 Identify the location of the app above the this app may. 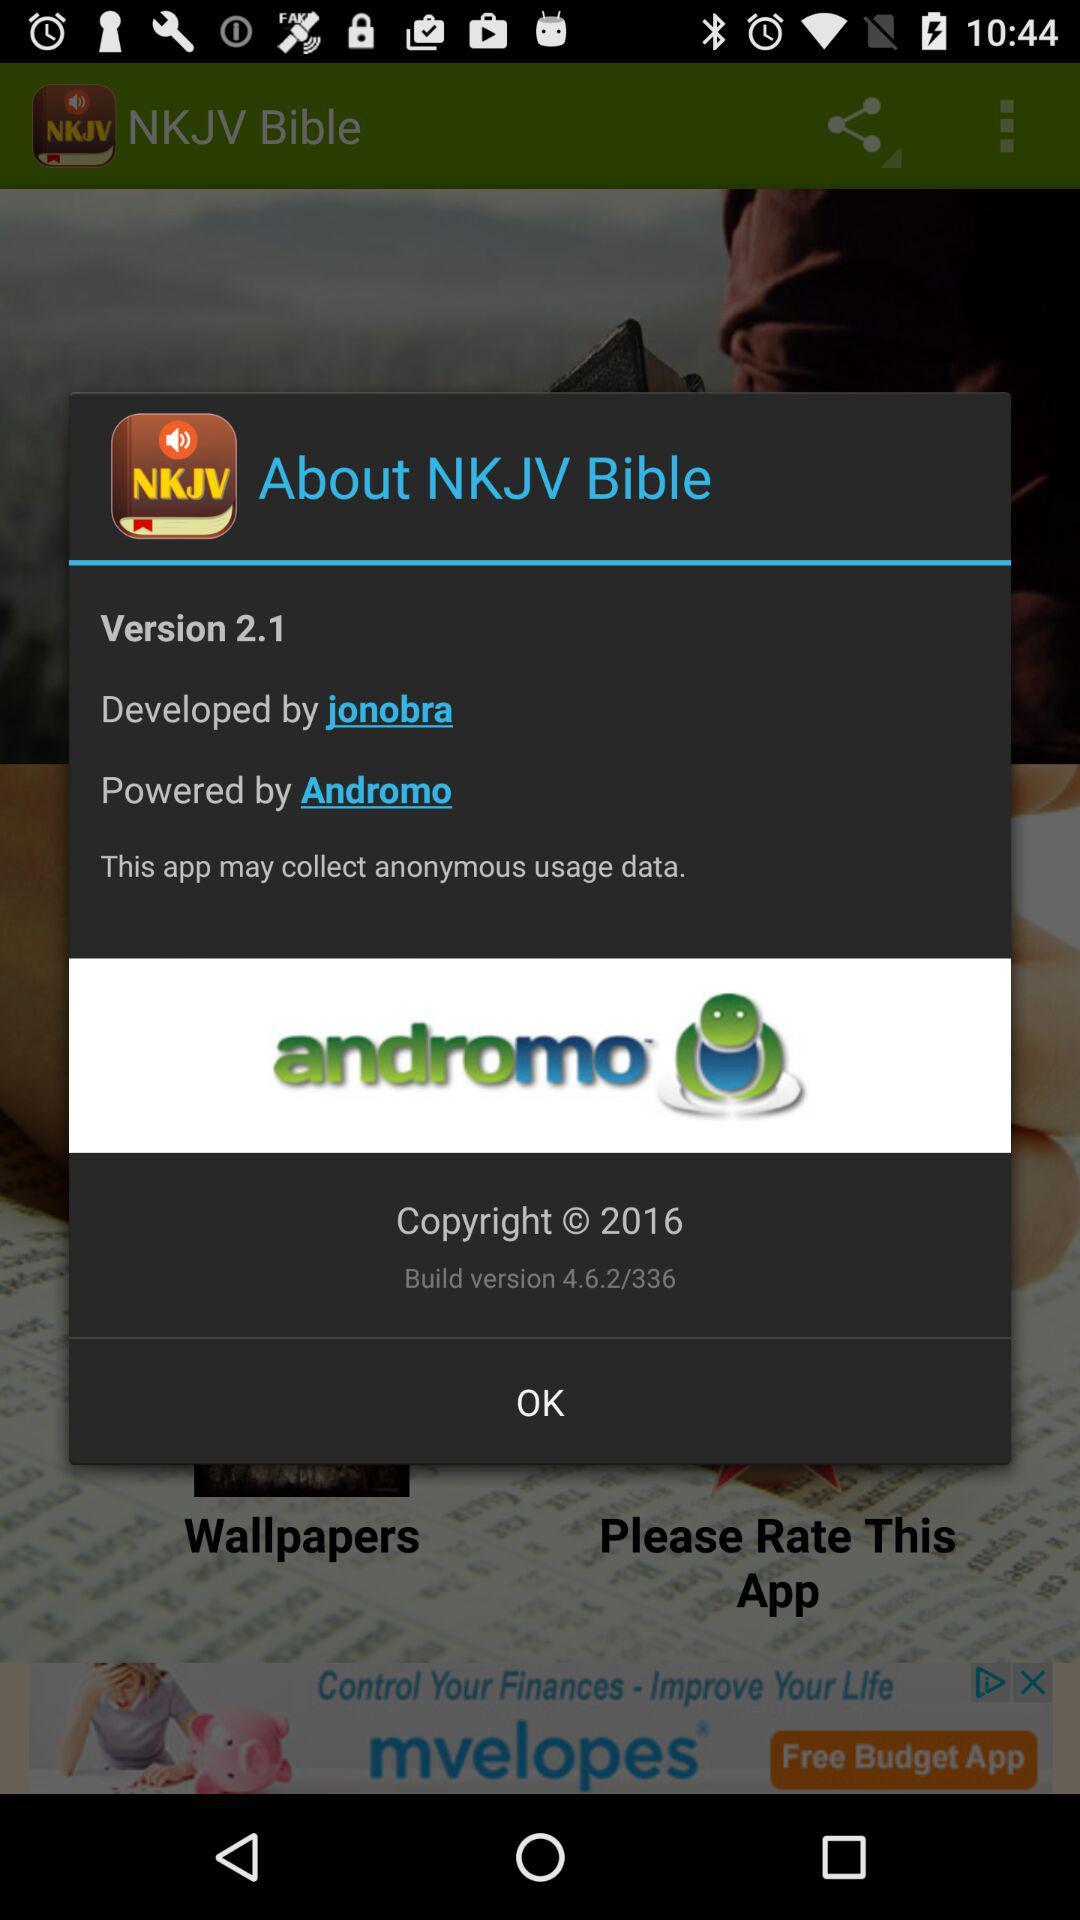
(540, 804).